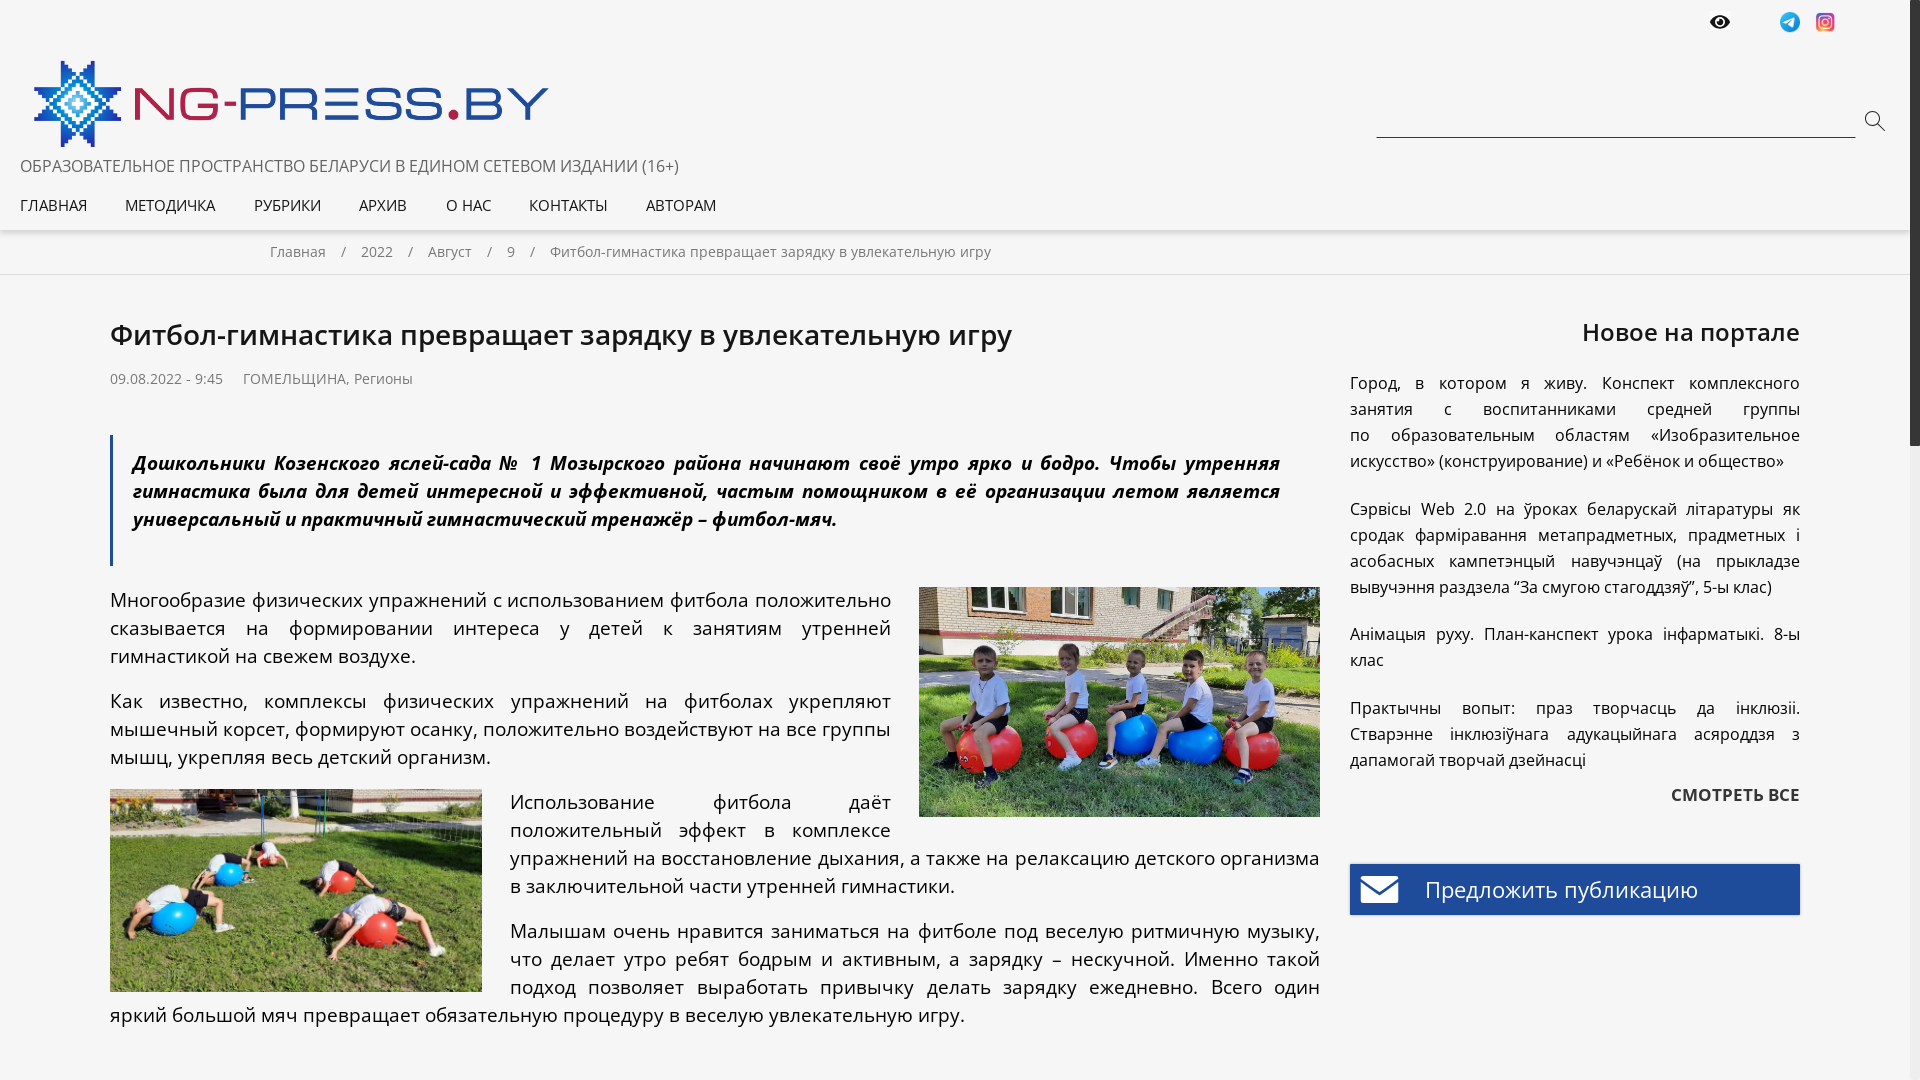 The height and width of the screenshot is (1080, 1920). Describe the element at coordinates (507, 250) in the screenshot. I see `'9'` at that location.